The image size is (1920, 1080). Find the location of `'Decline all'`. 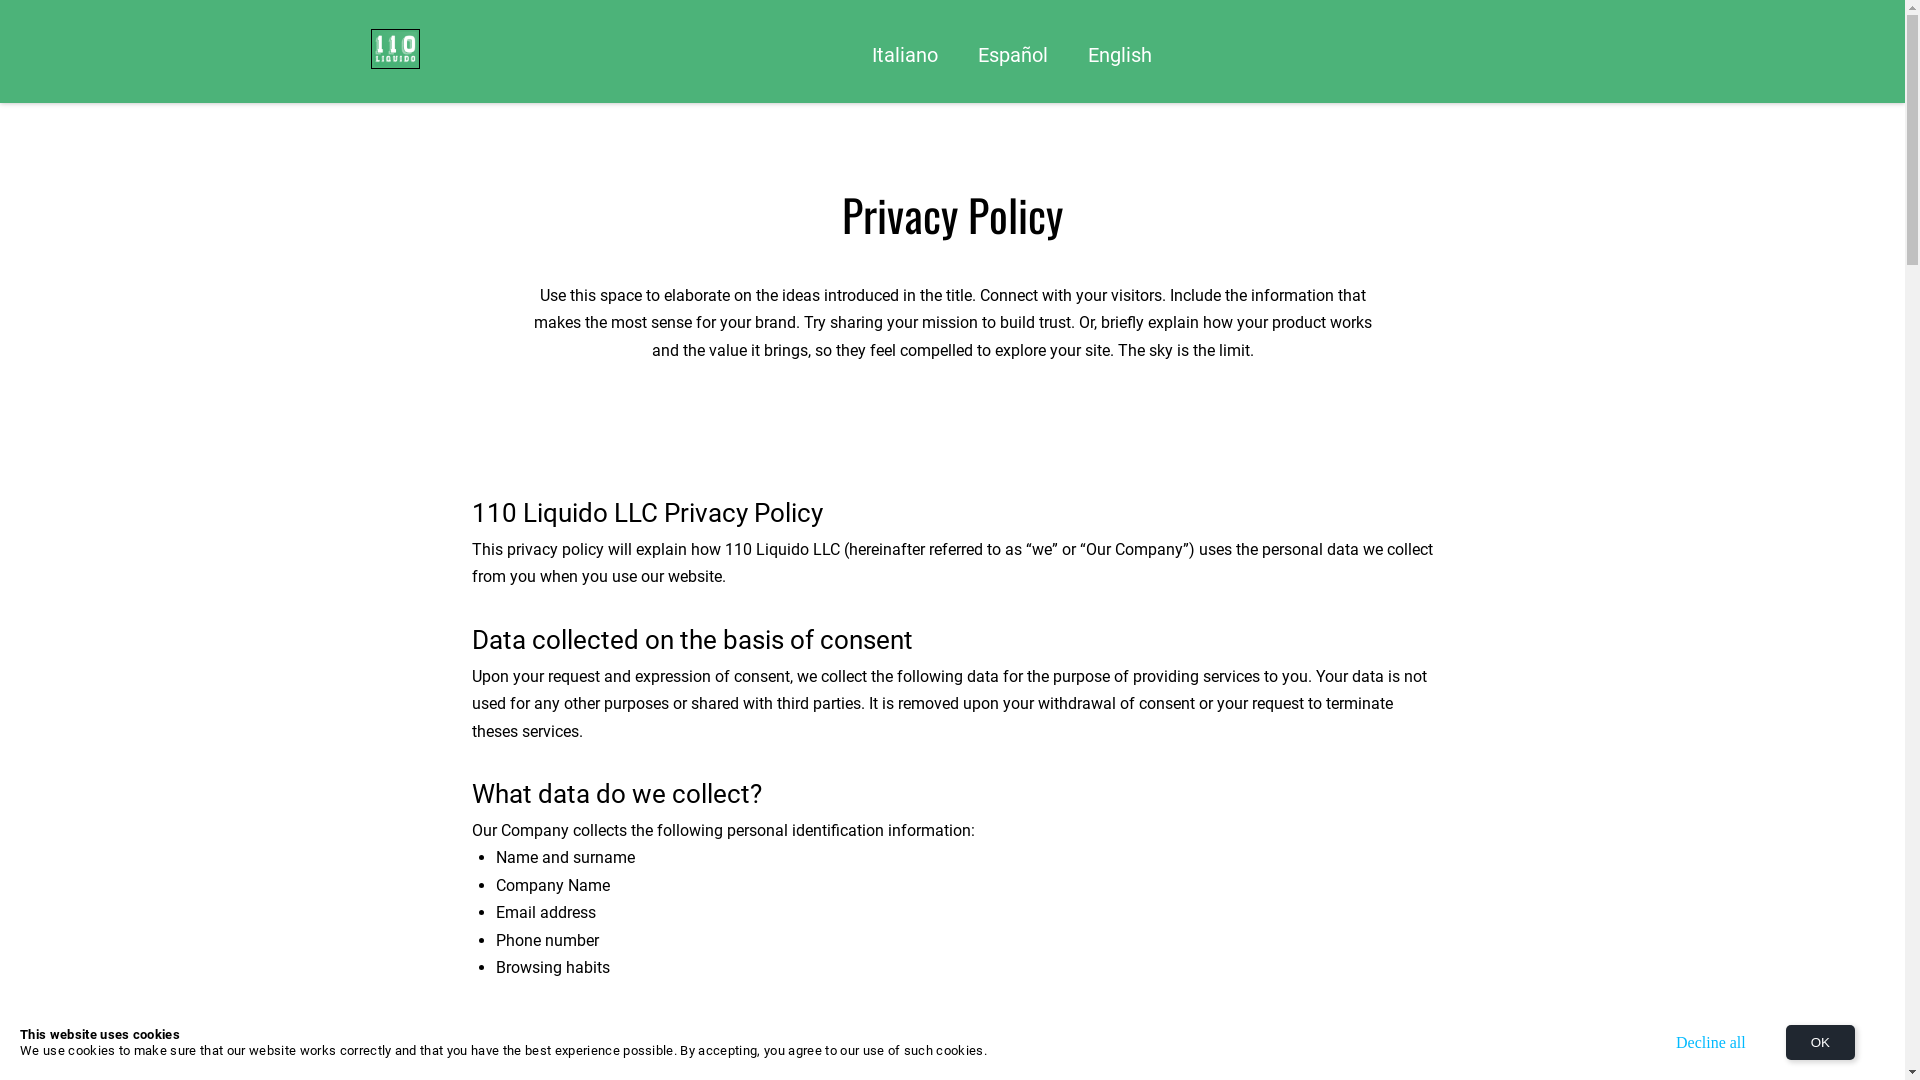

'Decline all' is located at coordinates (1709, 1040).